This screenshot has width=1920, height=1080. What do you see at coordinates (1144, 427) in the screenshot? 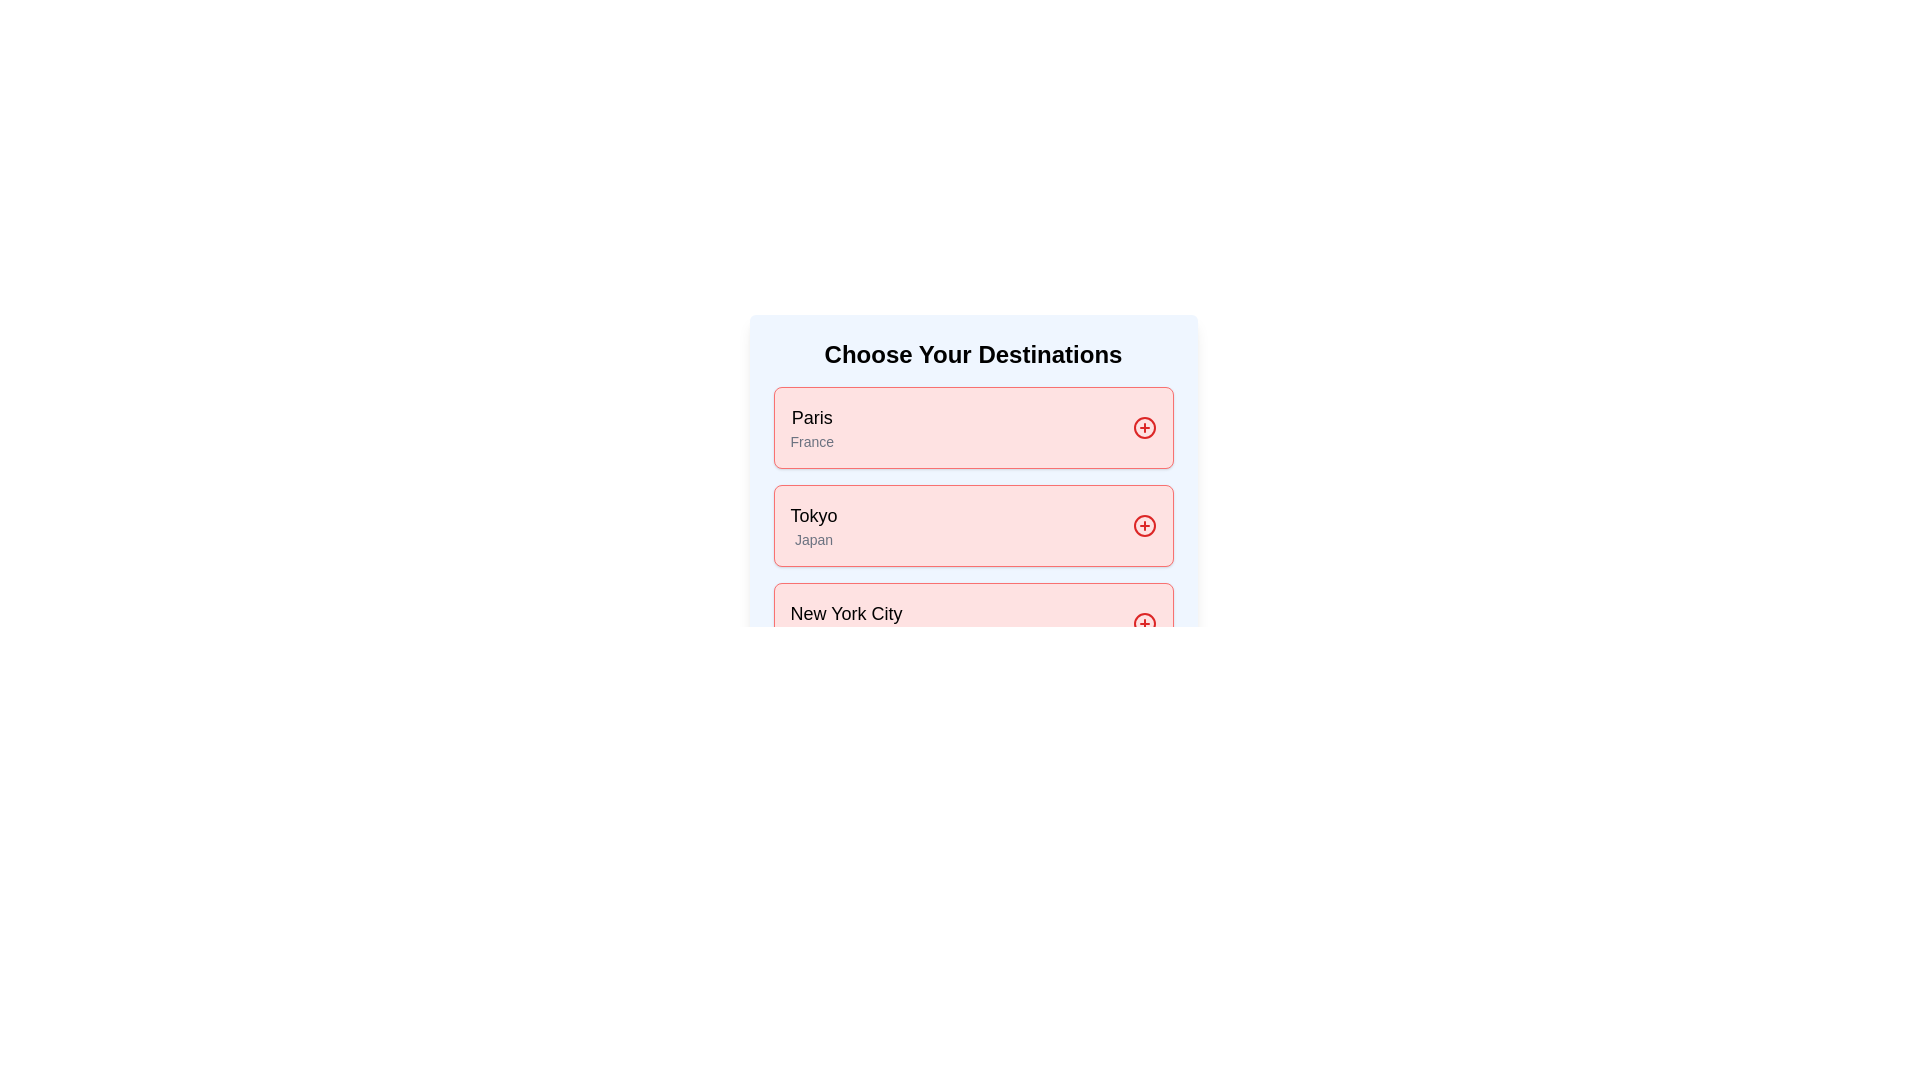
I see `the icon button located at the topmost card in the list of destination options, adjacent to the text 'Paris' and 'France'` at bounding box center [1144, 427].